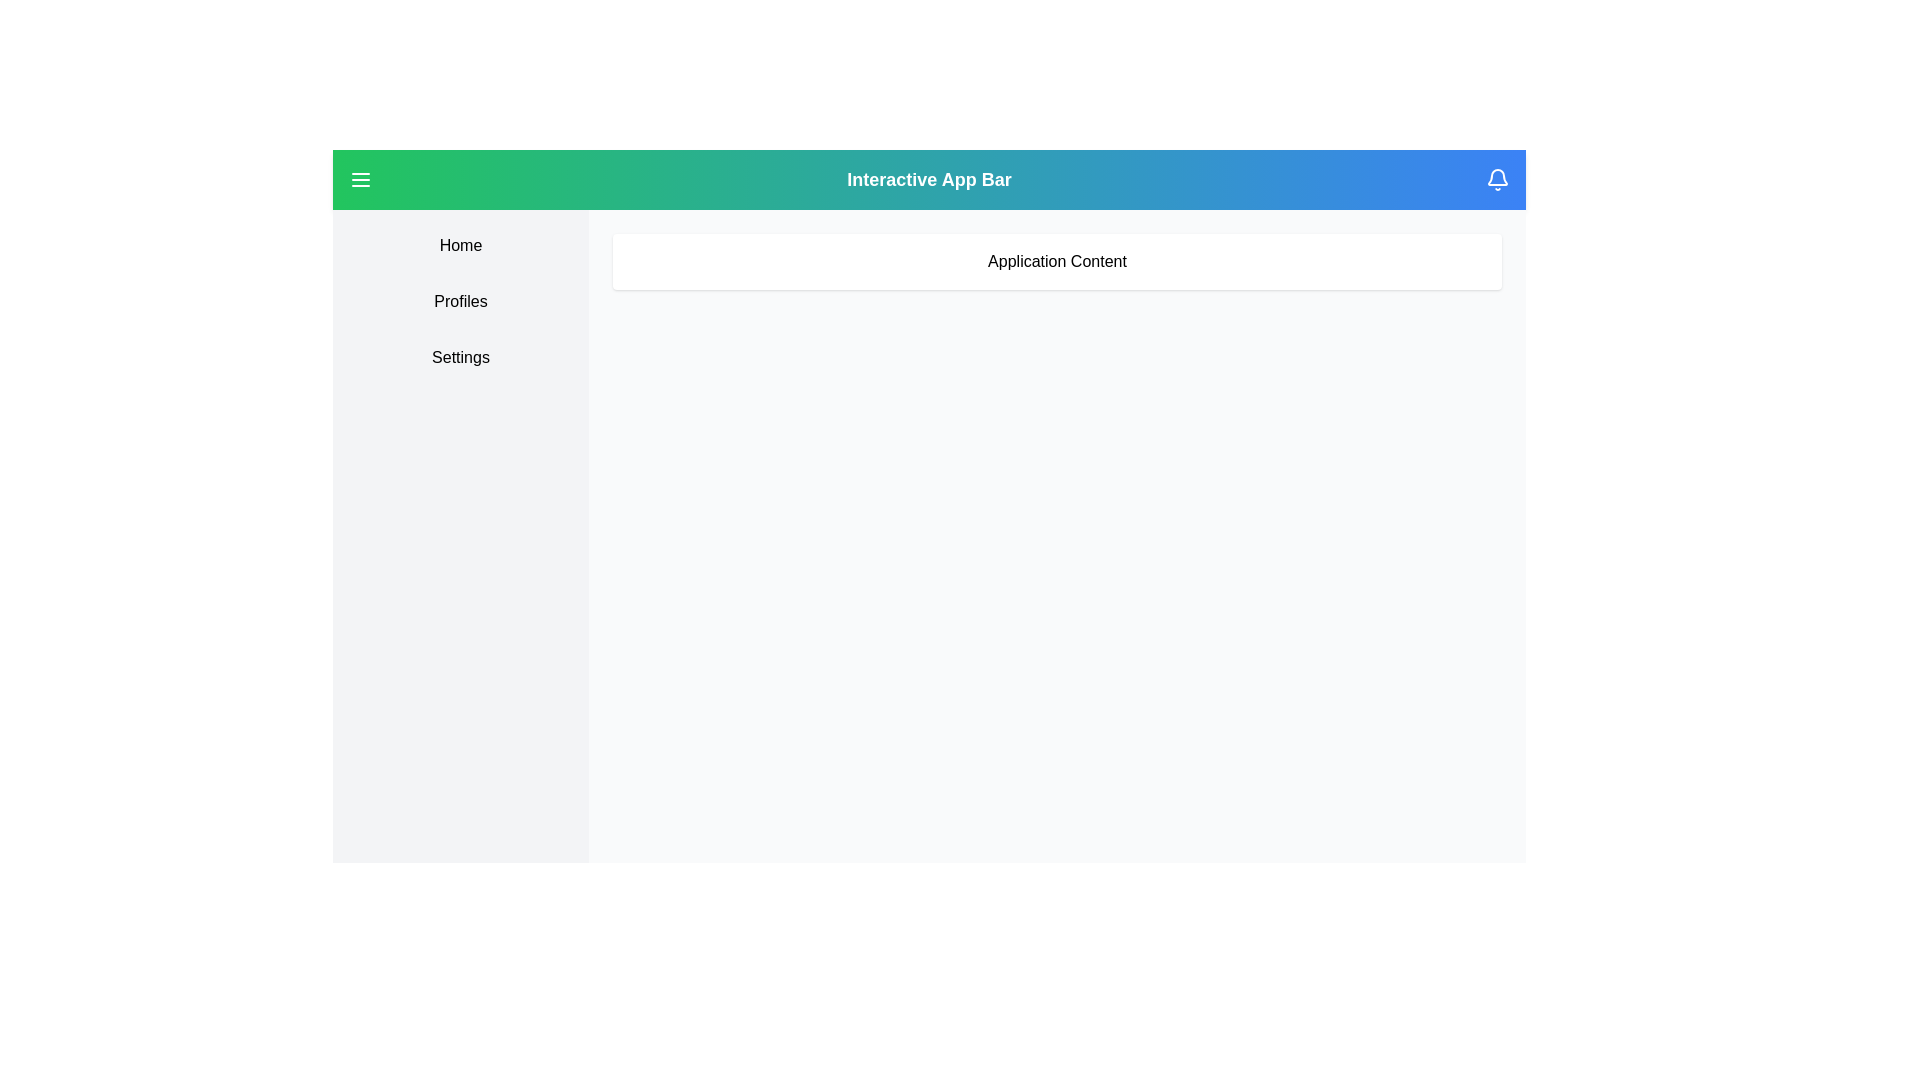  Describe the element at coordinates (360, 180) in the screenshot. I see `the menu button to toggle the sidebar visibility` at that location.